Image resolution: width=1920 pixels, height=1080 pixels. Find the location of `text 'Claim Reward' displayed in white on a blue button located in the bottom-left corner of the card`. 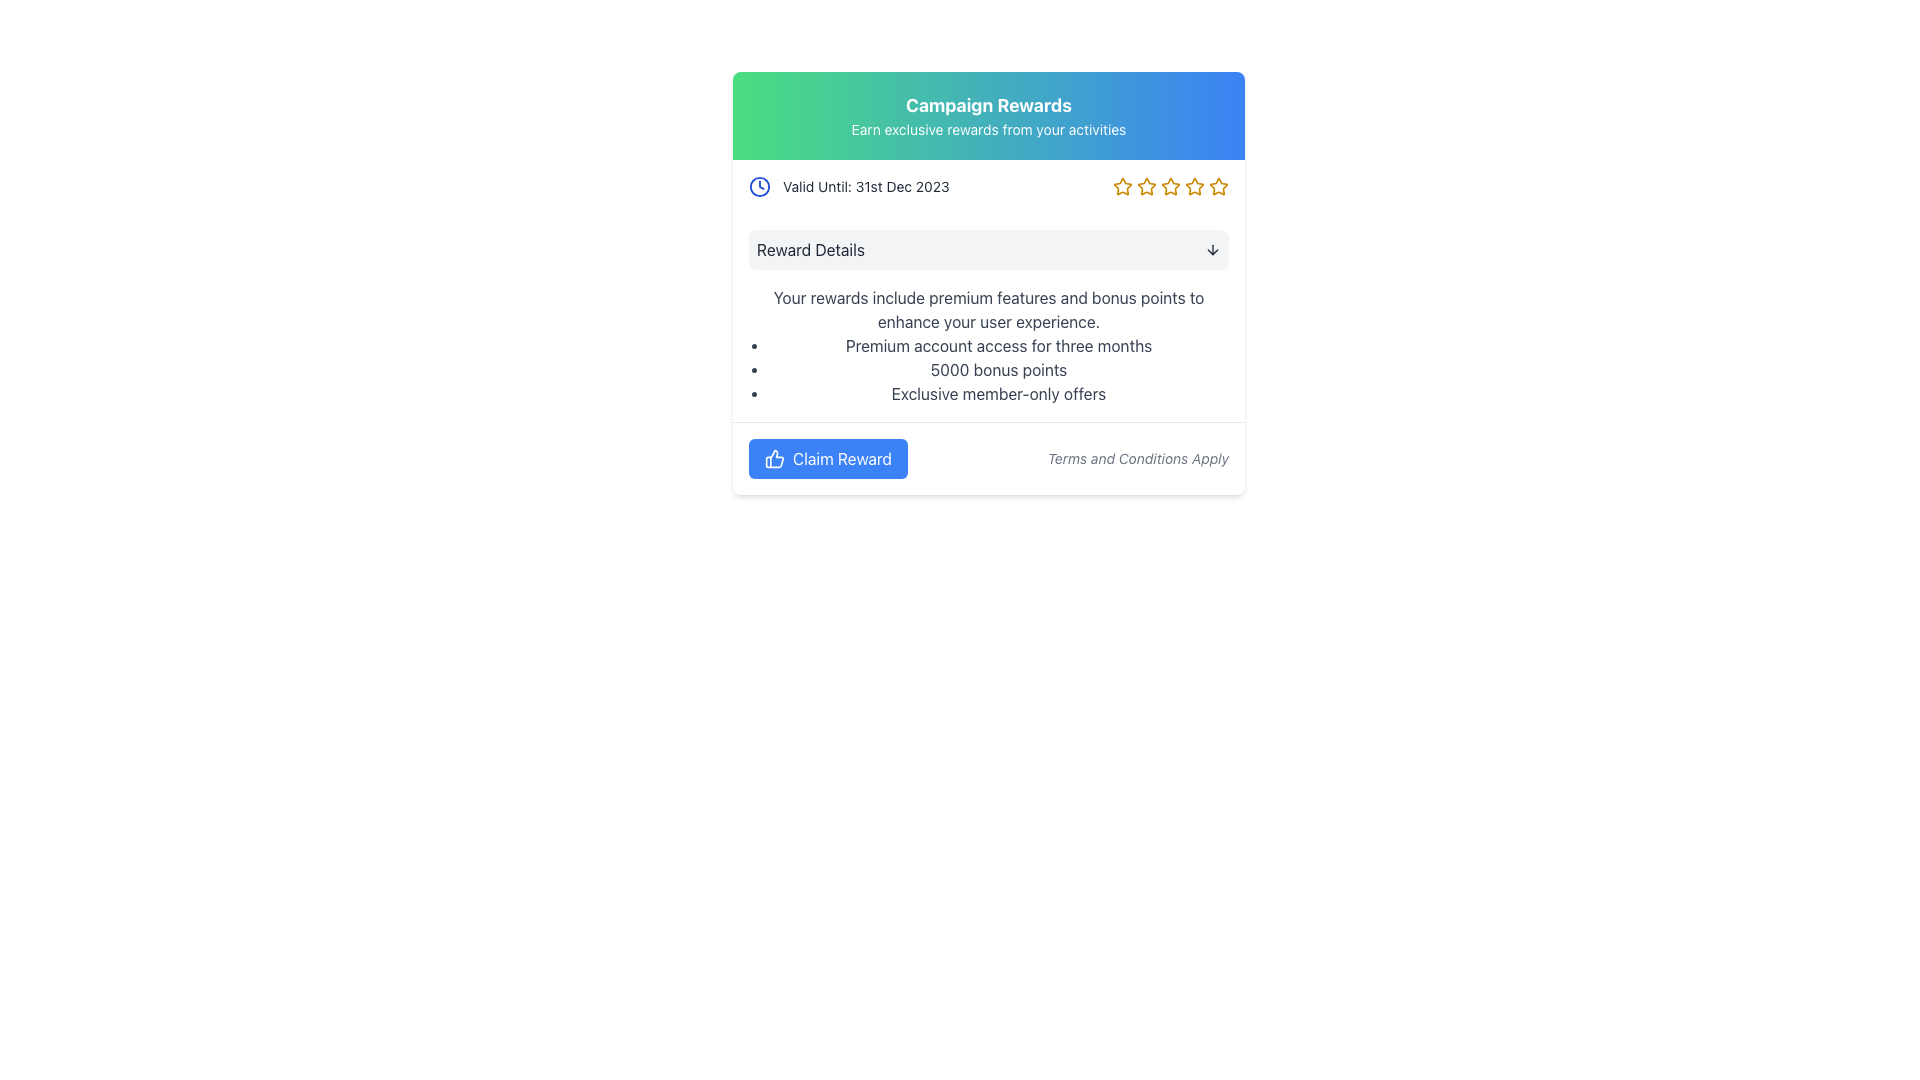

text 'Claim Reward' displayed in white on a blue button located in the bottom-left corner of the card is located at coordinates (842, 459).